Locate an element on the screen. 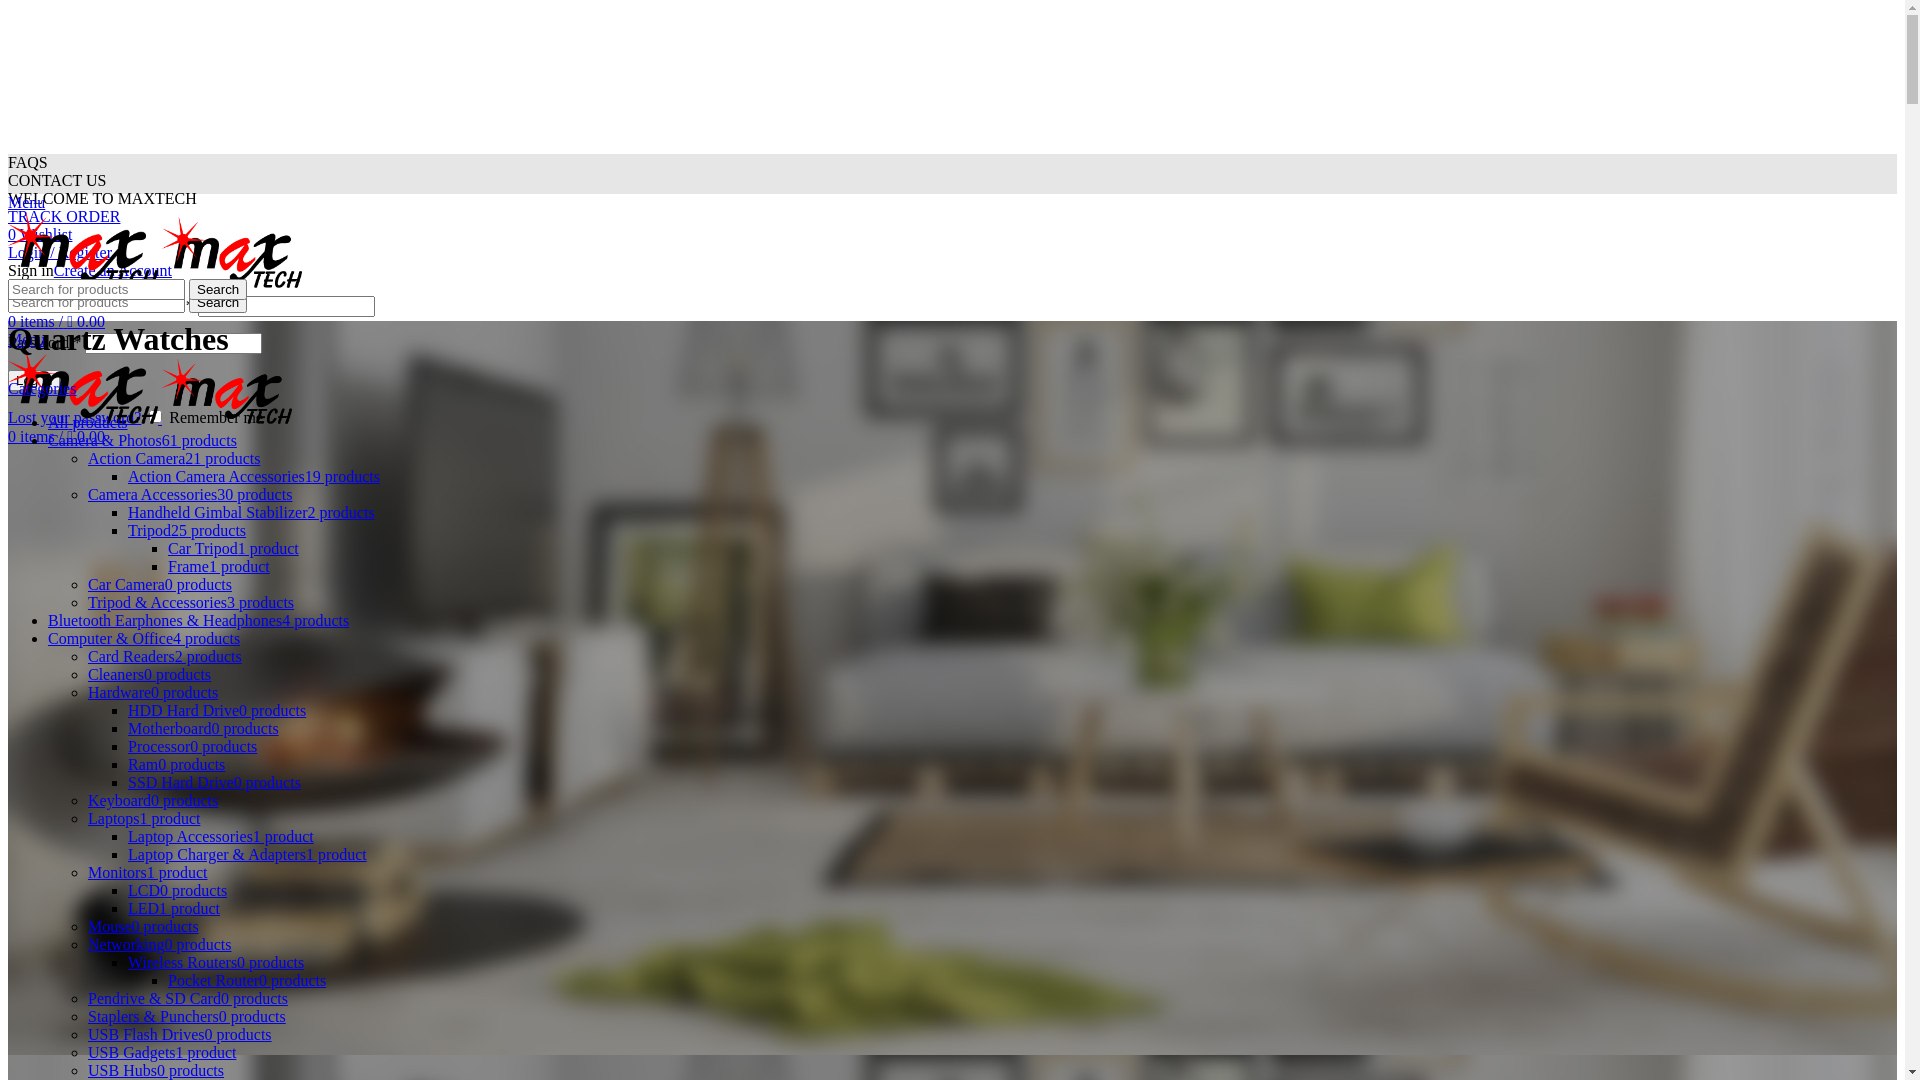 The width and height of the screenshot is (1920, 1080). '0 Wishlist' is located at coordinates (39, 233).